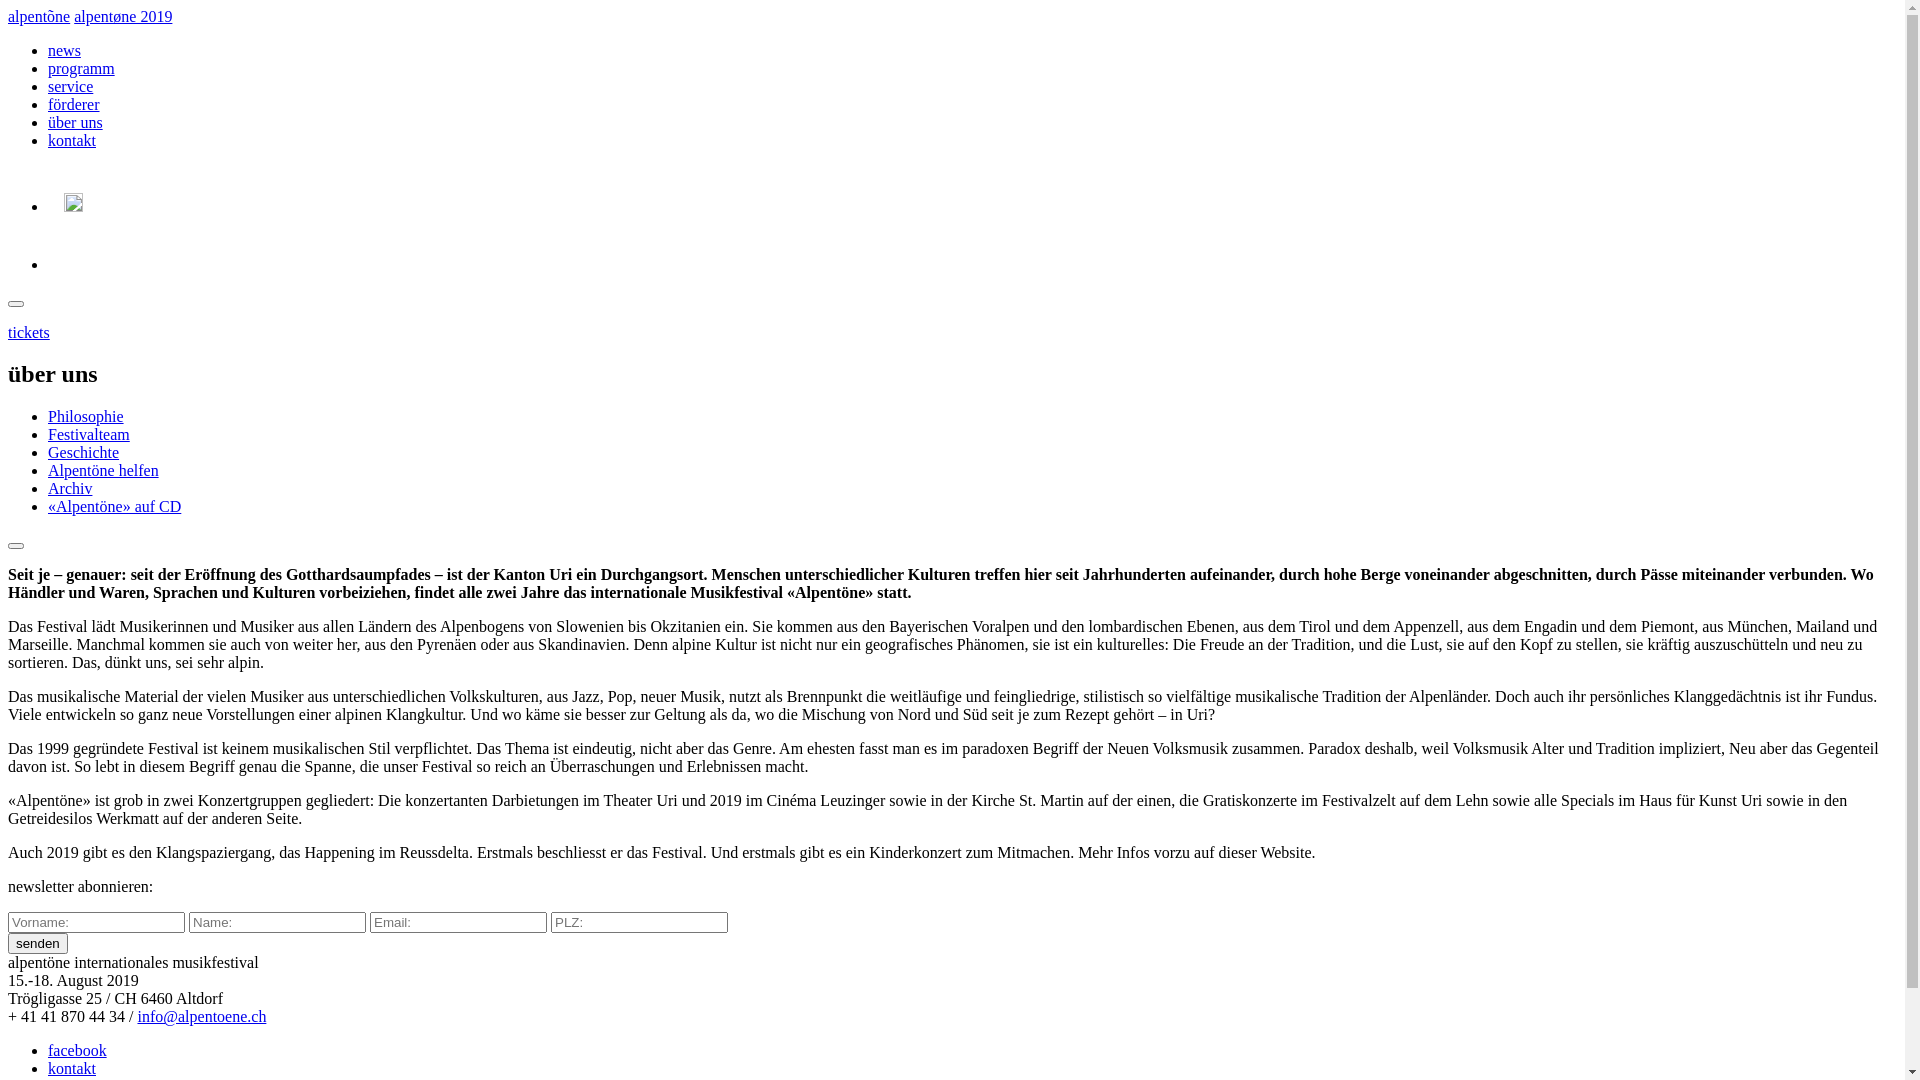 Image resolution: width=1920 pixels, height=1080 pixels. I want to click on 'news', so click(64, 49).